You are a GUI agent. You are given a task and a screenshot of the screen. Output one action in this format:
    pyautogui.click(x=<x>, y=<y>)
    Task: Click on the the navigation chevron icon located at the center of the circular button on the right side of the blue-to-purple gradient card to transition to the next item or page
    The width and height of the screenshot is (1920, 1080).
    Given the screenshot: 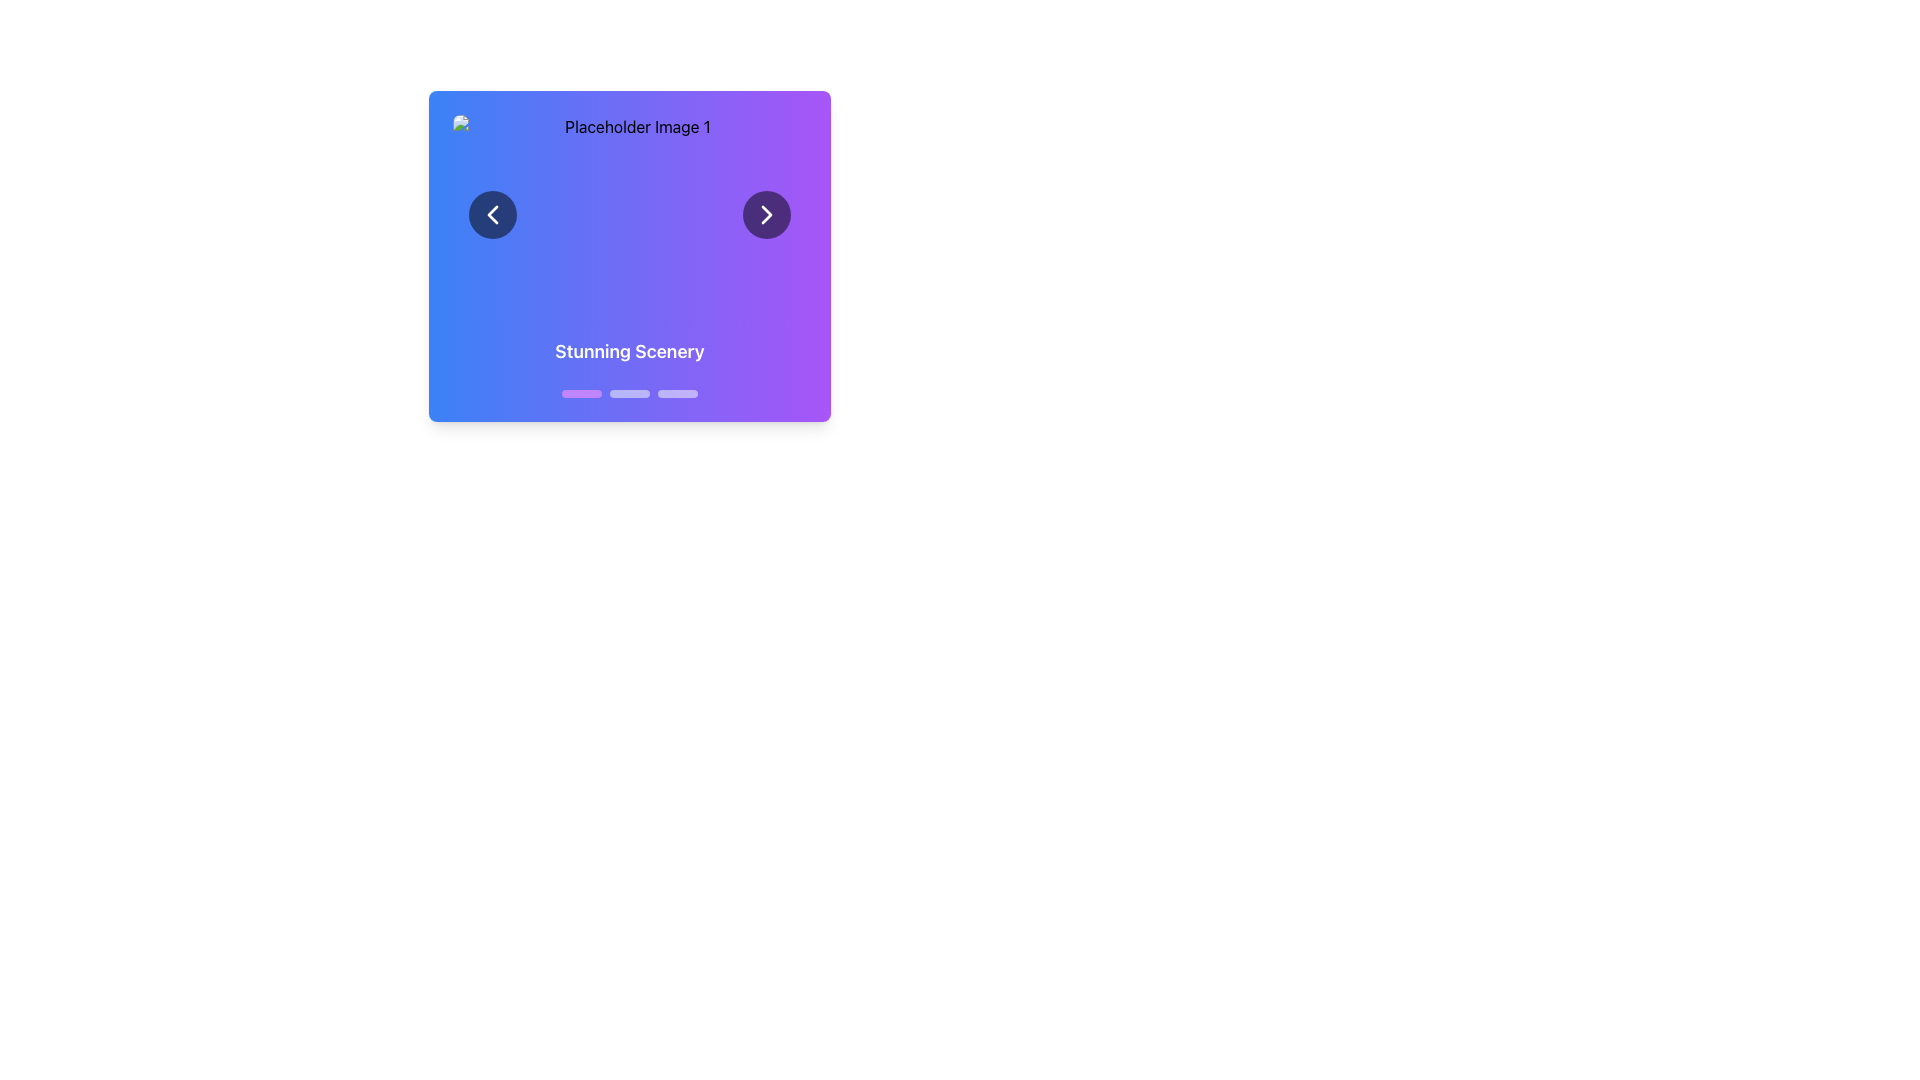 What is the action you would take?
    pyautogui.click(x=766, y=213)
    